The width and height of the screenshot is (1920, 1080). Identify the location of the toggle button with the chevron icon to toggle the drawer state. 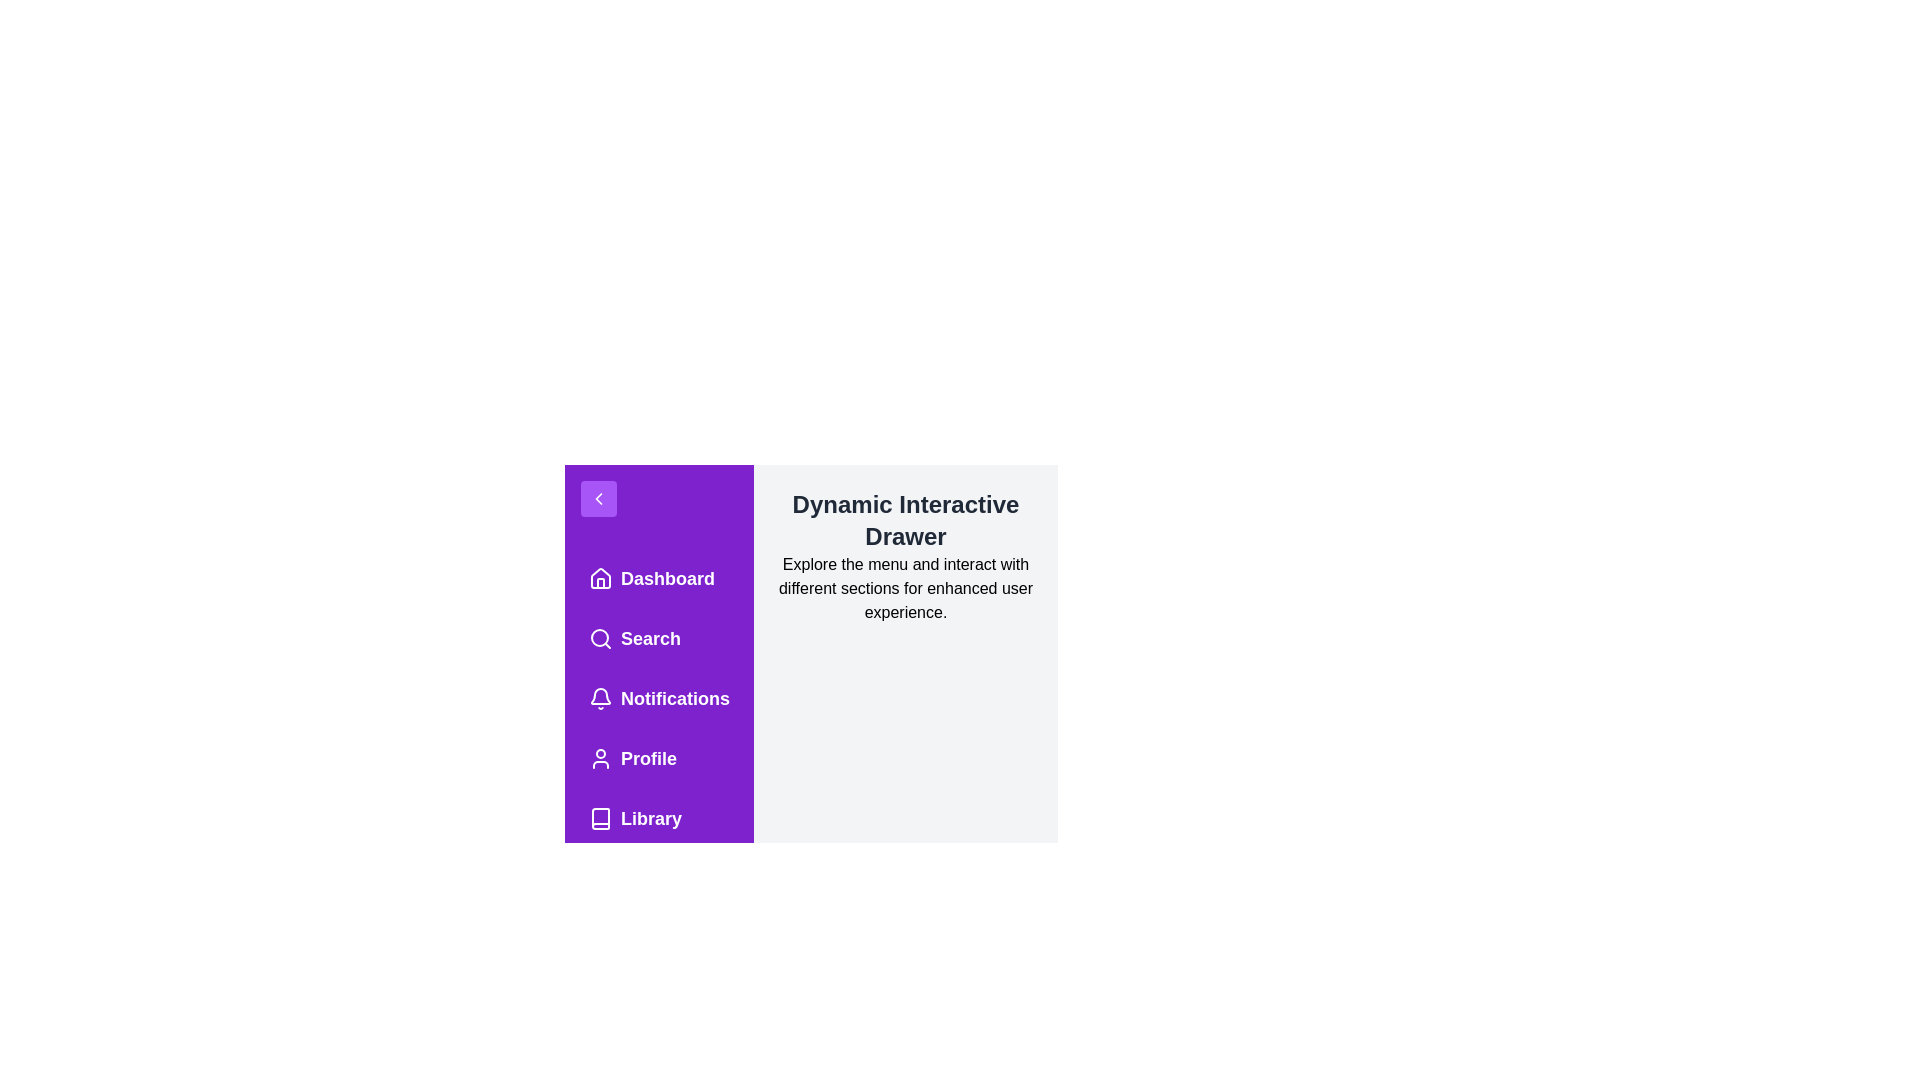
(598, 497).